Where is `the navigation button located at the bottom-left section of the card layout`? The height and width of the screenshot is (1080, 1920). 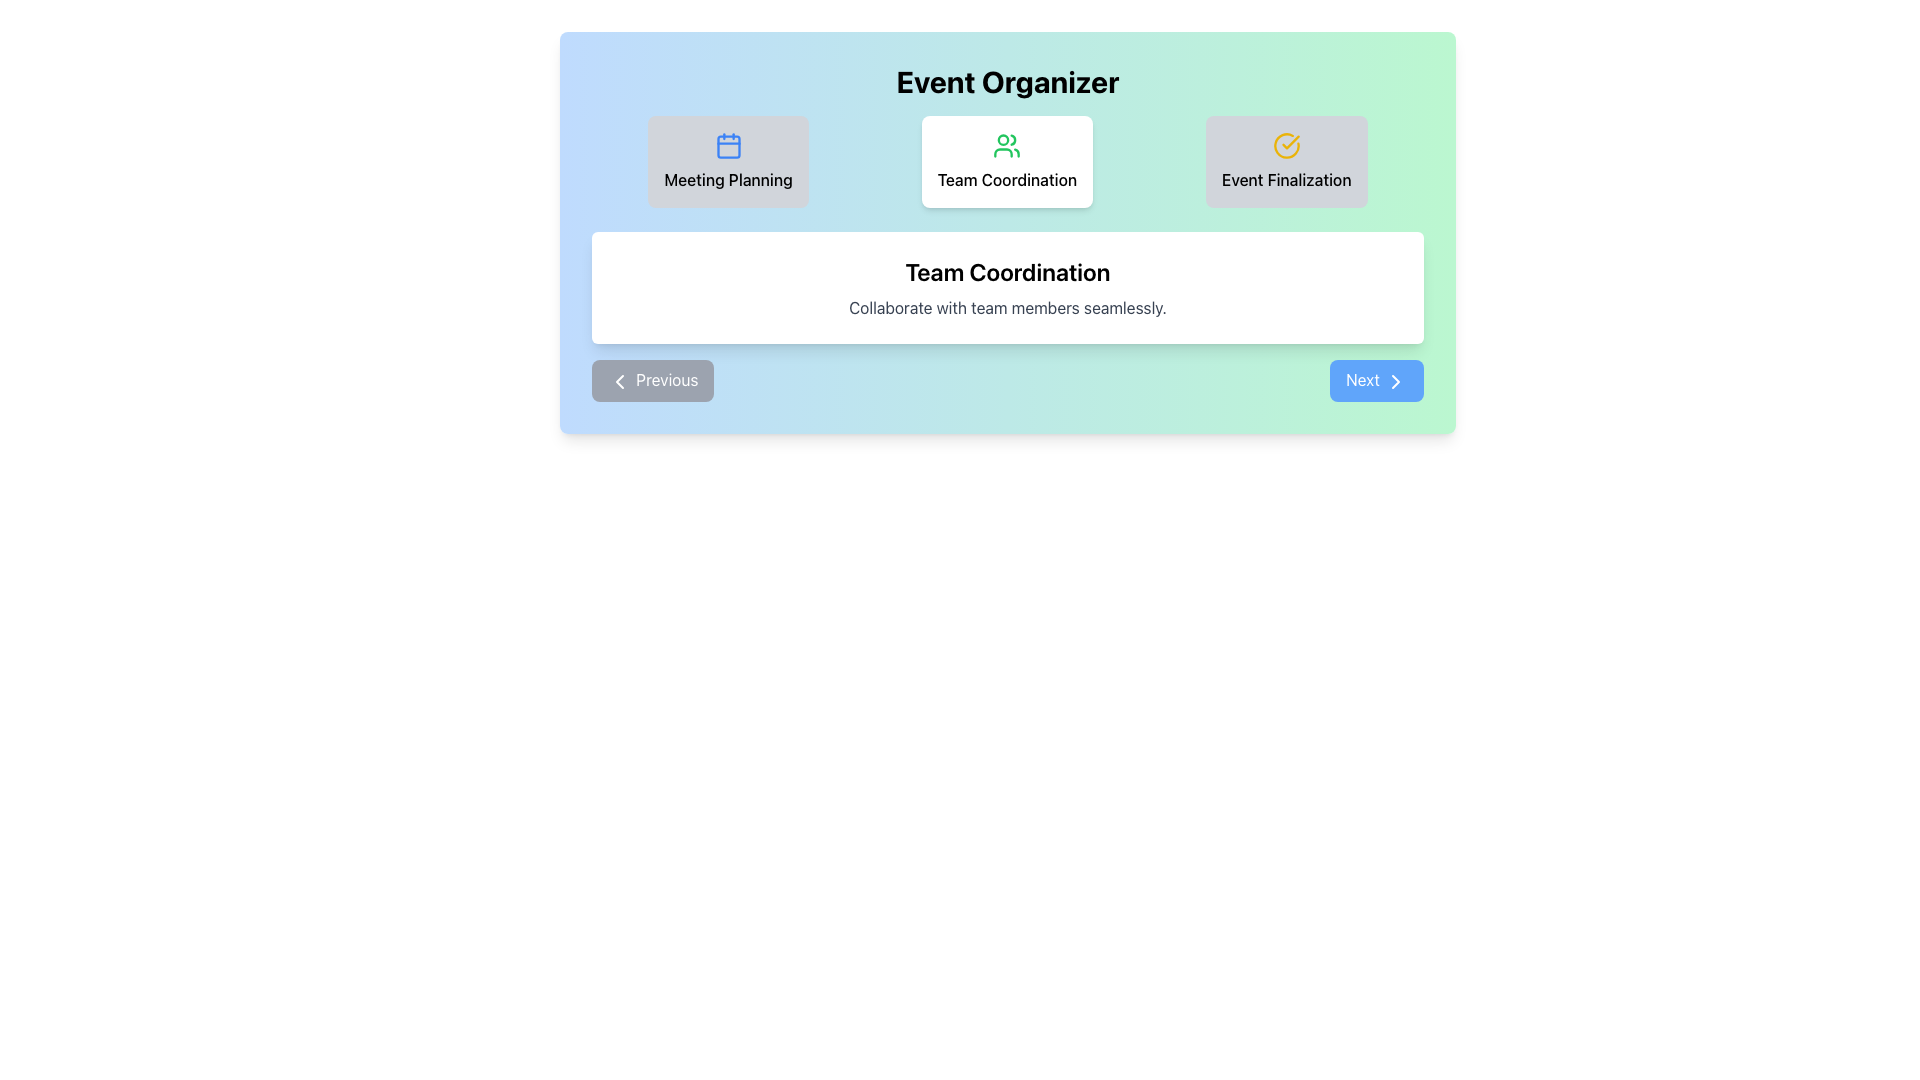
the navigation button located at the bottom-left section of the card layout is located at coordinates (653, 380).